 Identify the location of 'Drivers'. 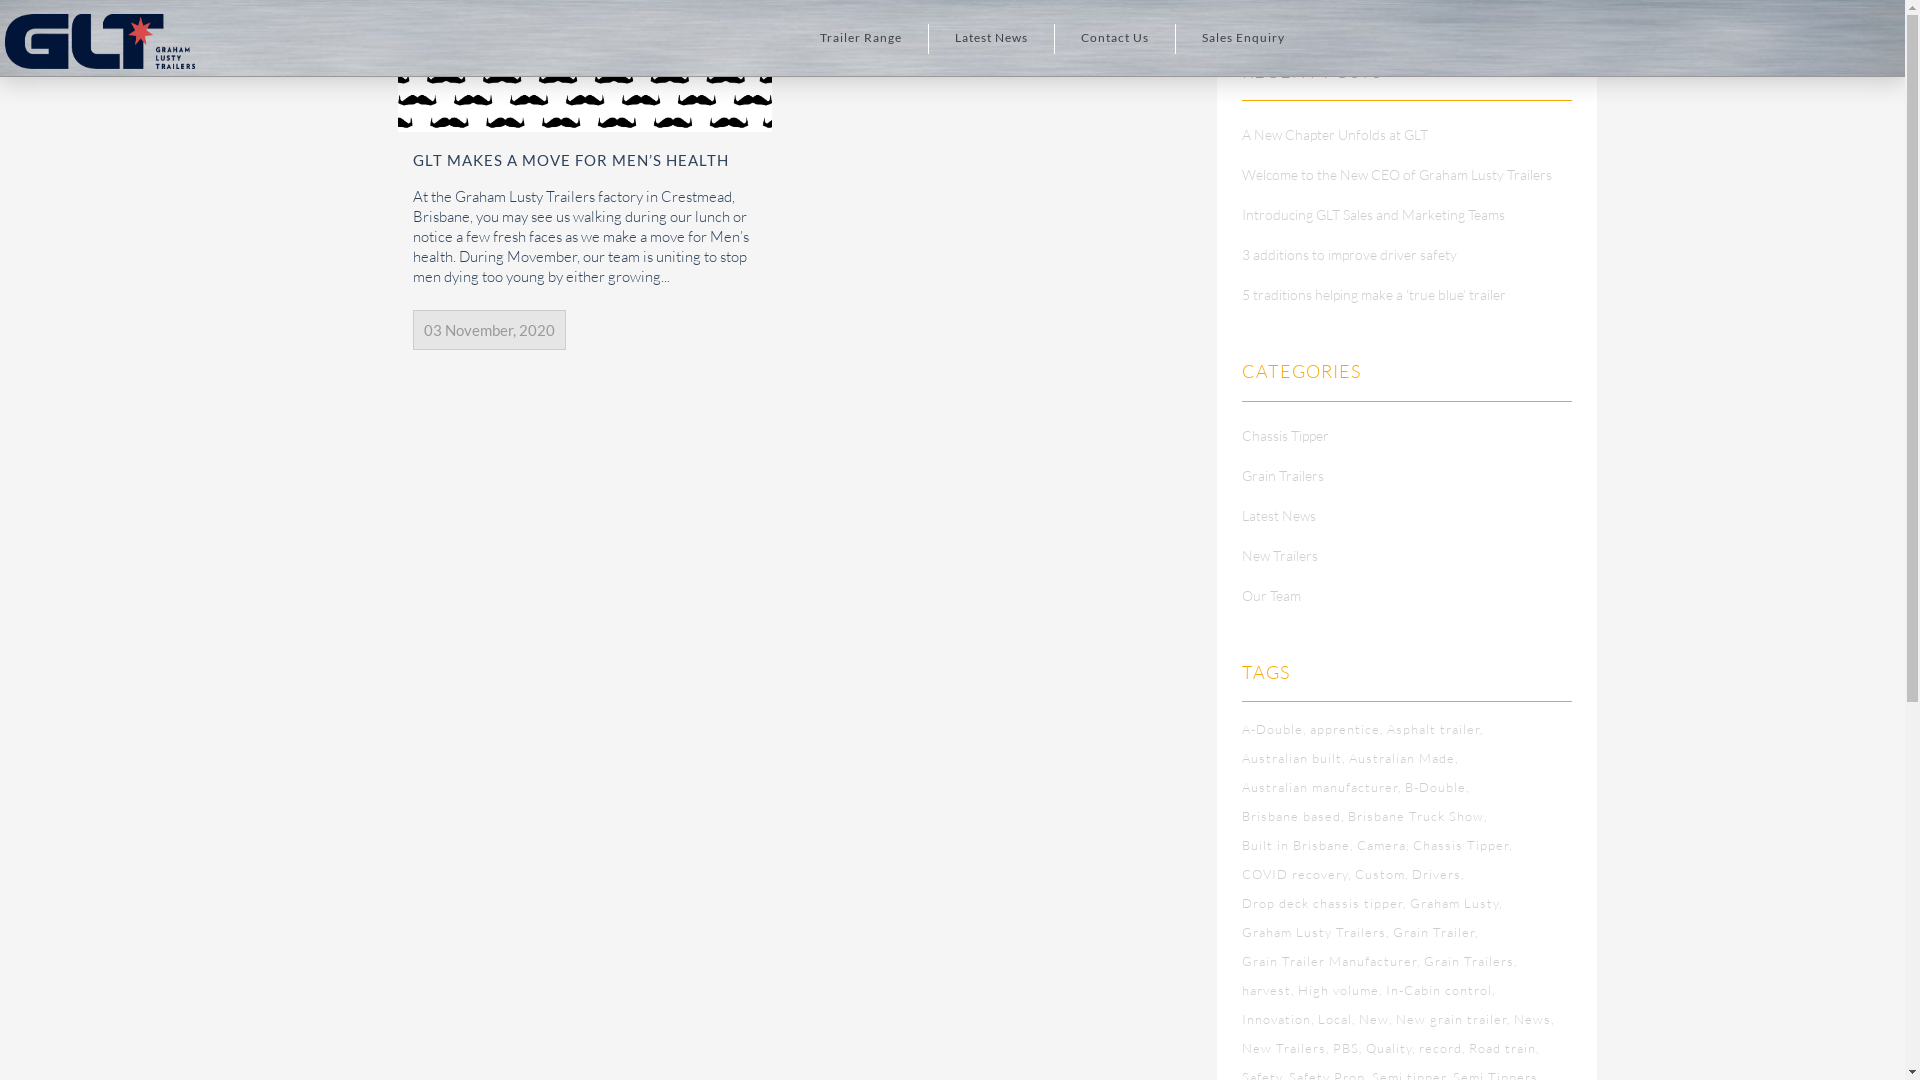
(1437, 873).